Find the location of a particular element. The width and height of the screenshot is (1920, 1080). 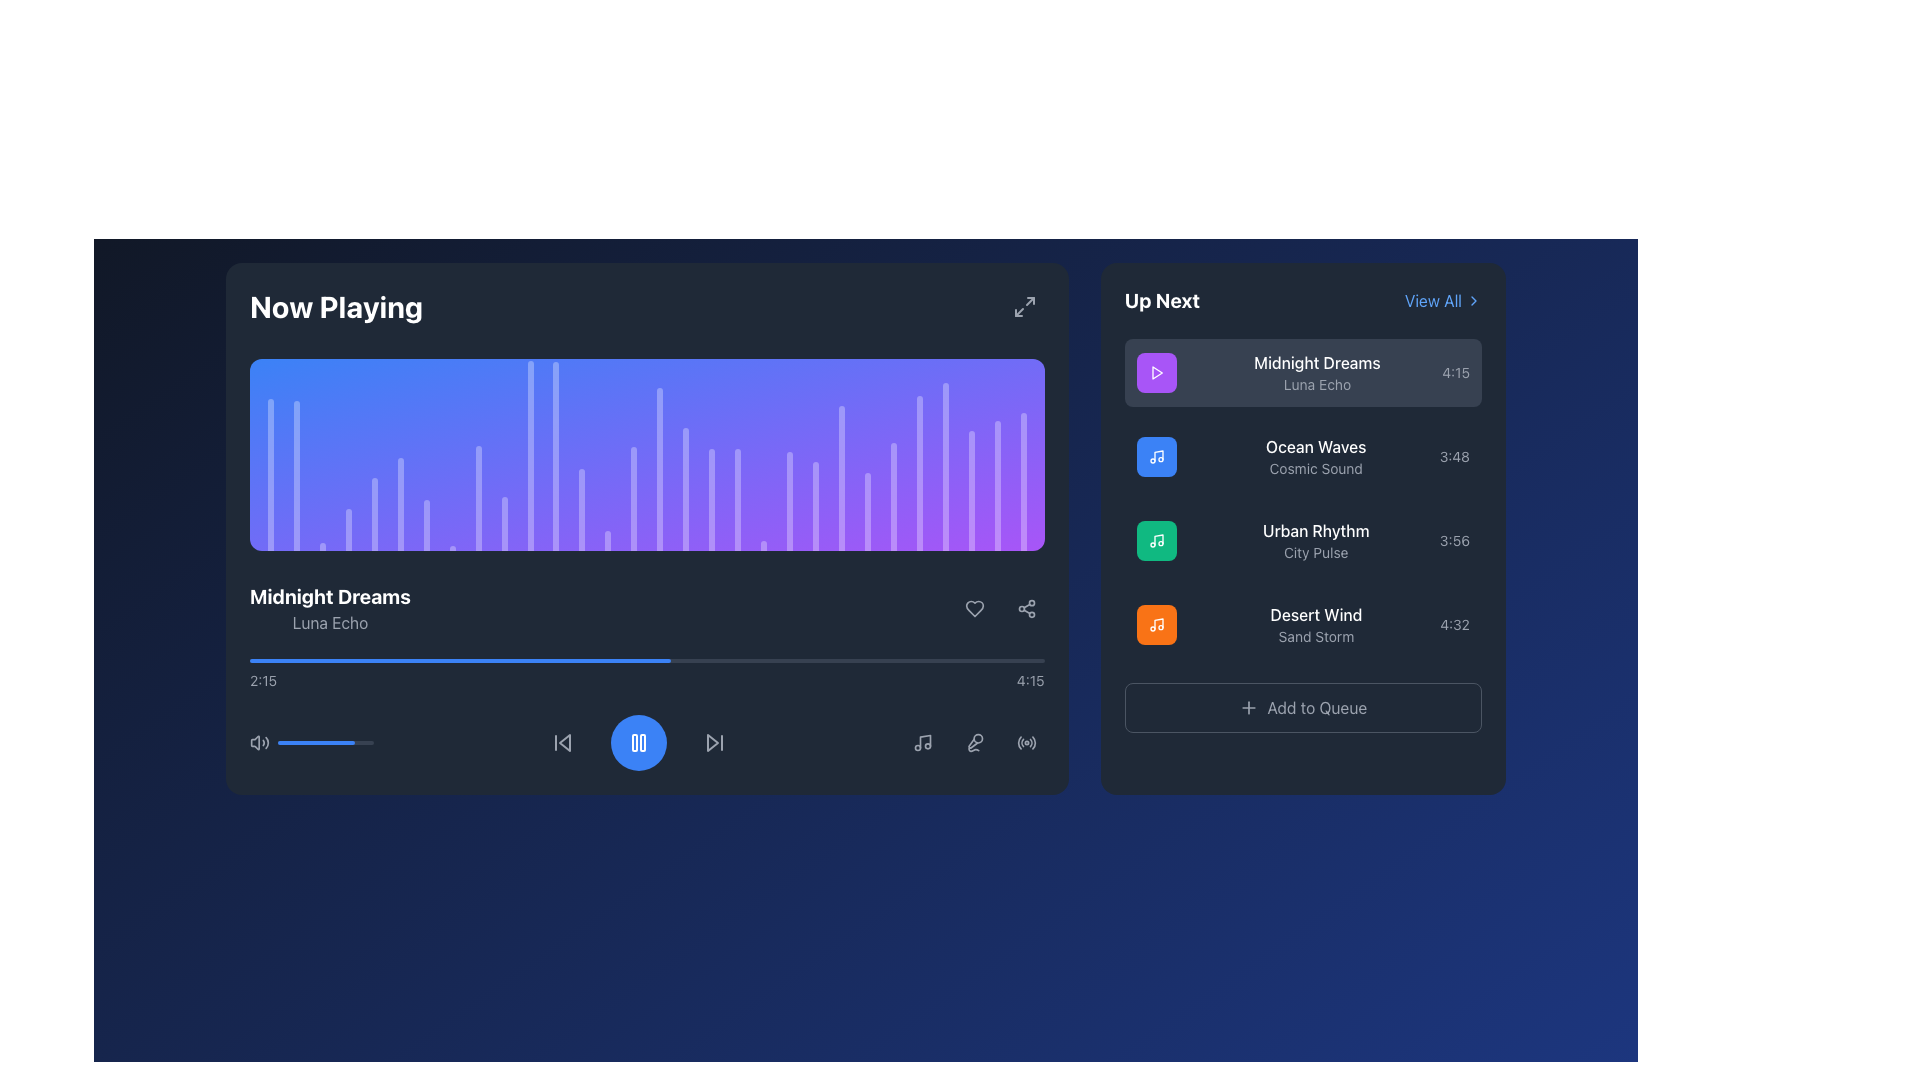

the static text displaying the total duration of the current audio track in the bottom right corner of the 'Now Playing' section of the music player interface is located at coordinates (1030, 680).